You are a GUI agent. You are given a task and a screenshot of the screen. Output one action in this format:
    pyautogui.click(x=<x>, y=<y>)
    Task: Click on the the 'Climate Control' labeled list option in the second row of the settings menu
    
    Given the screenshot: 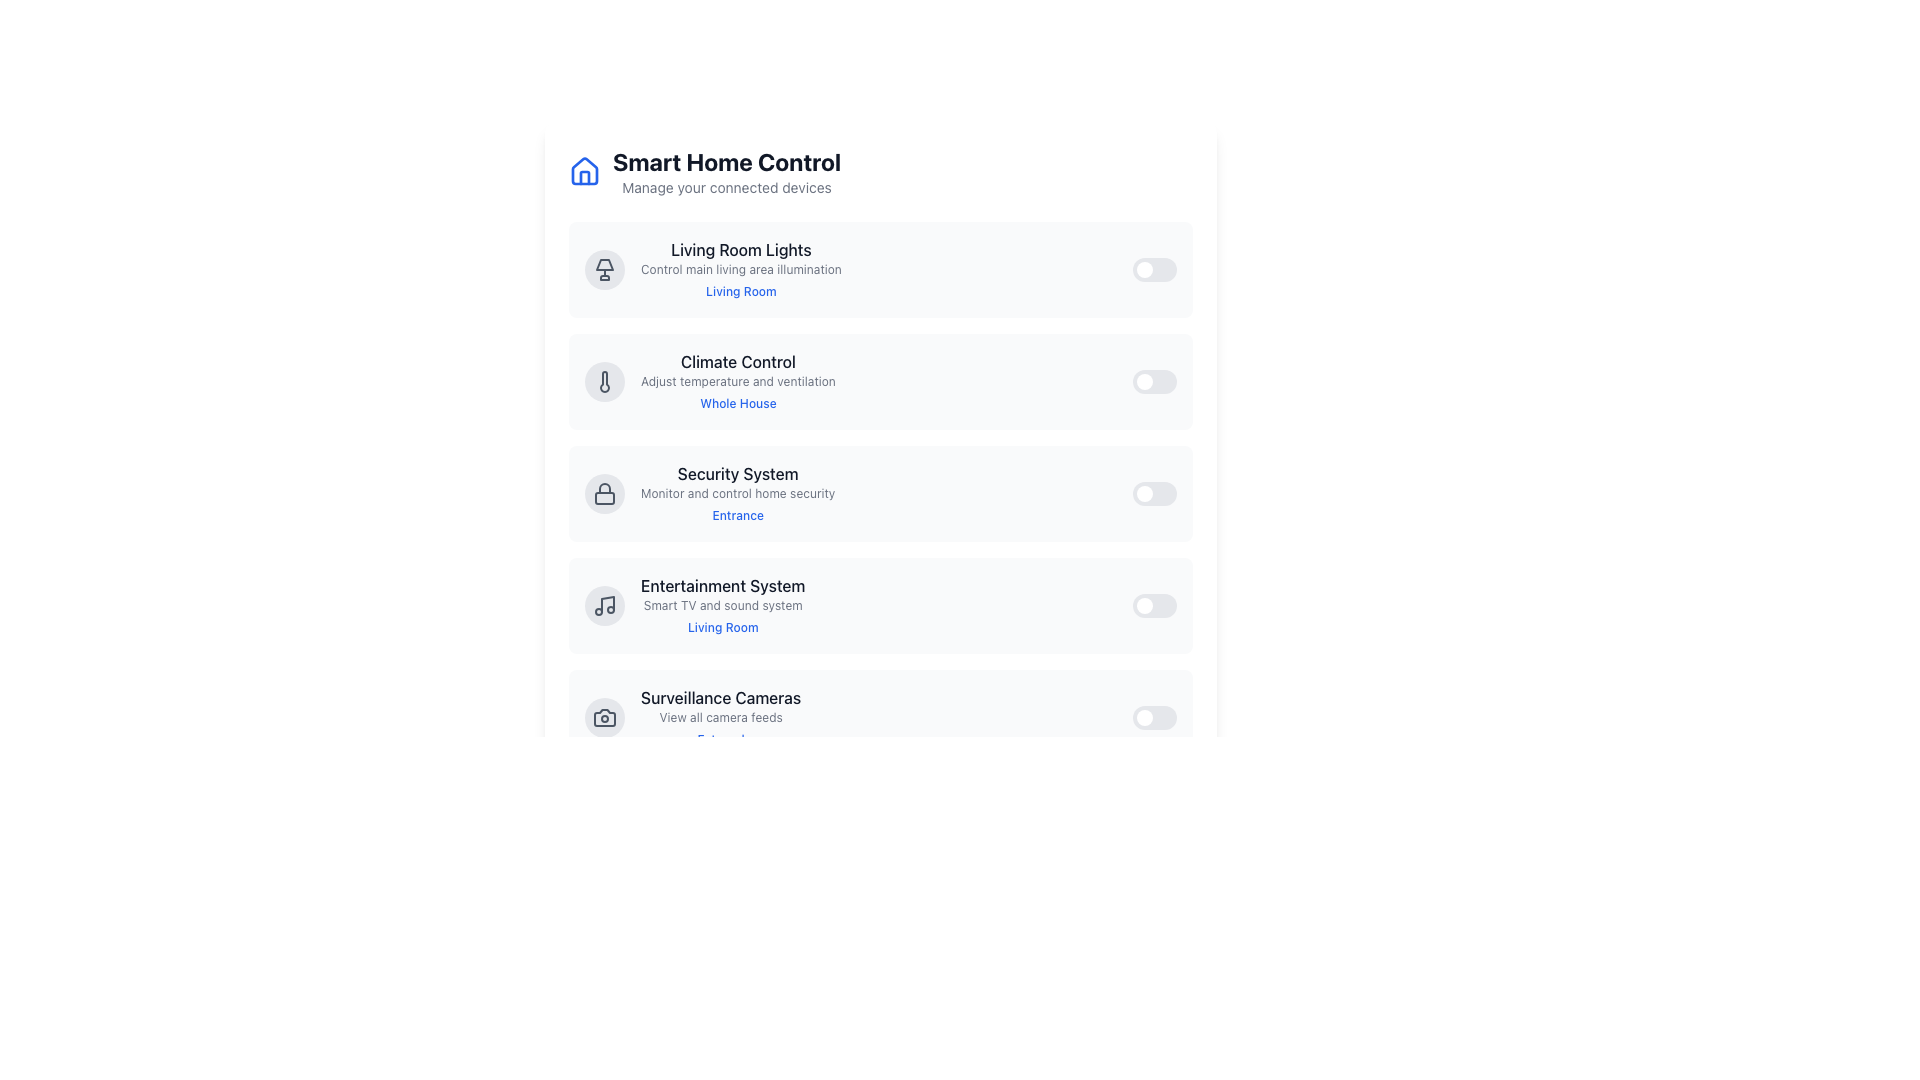 What is the action you would take?
    pyautogui.click(x=710, y=381)
    